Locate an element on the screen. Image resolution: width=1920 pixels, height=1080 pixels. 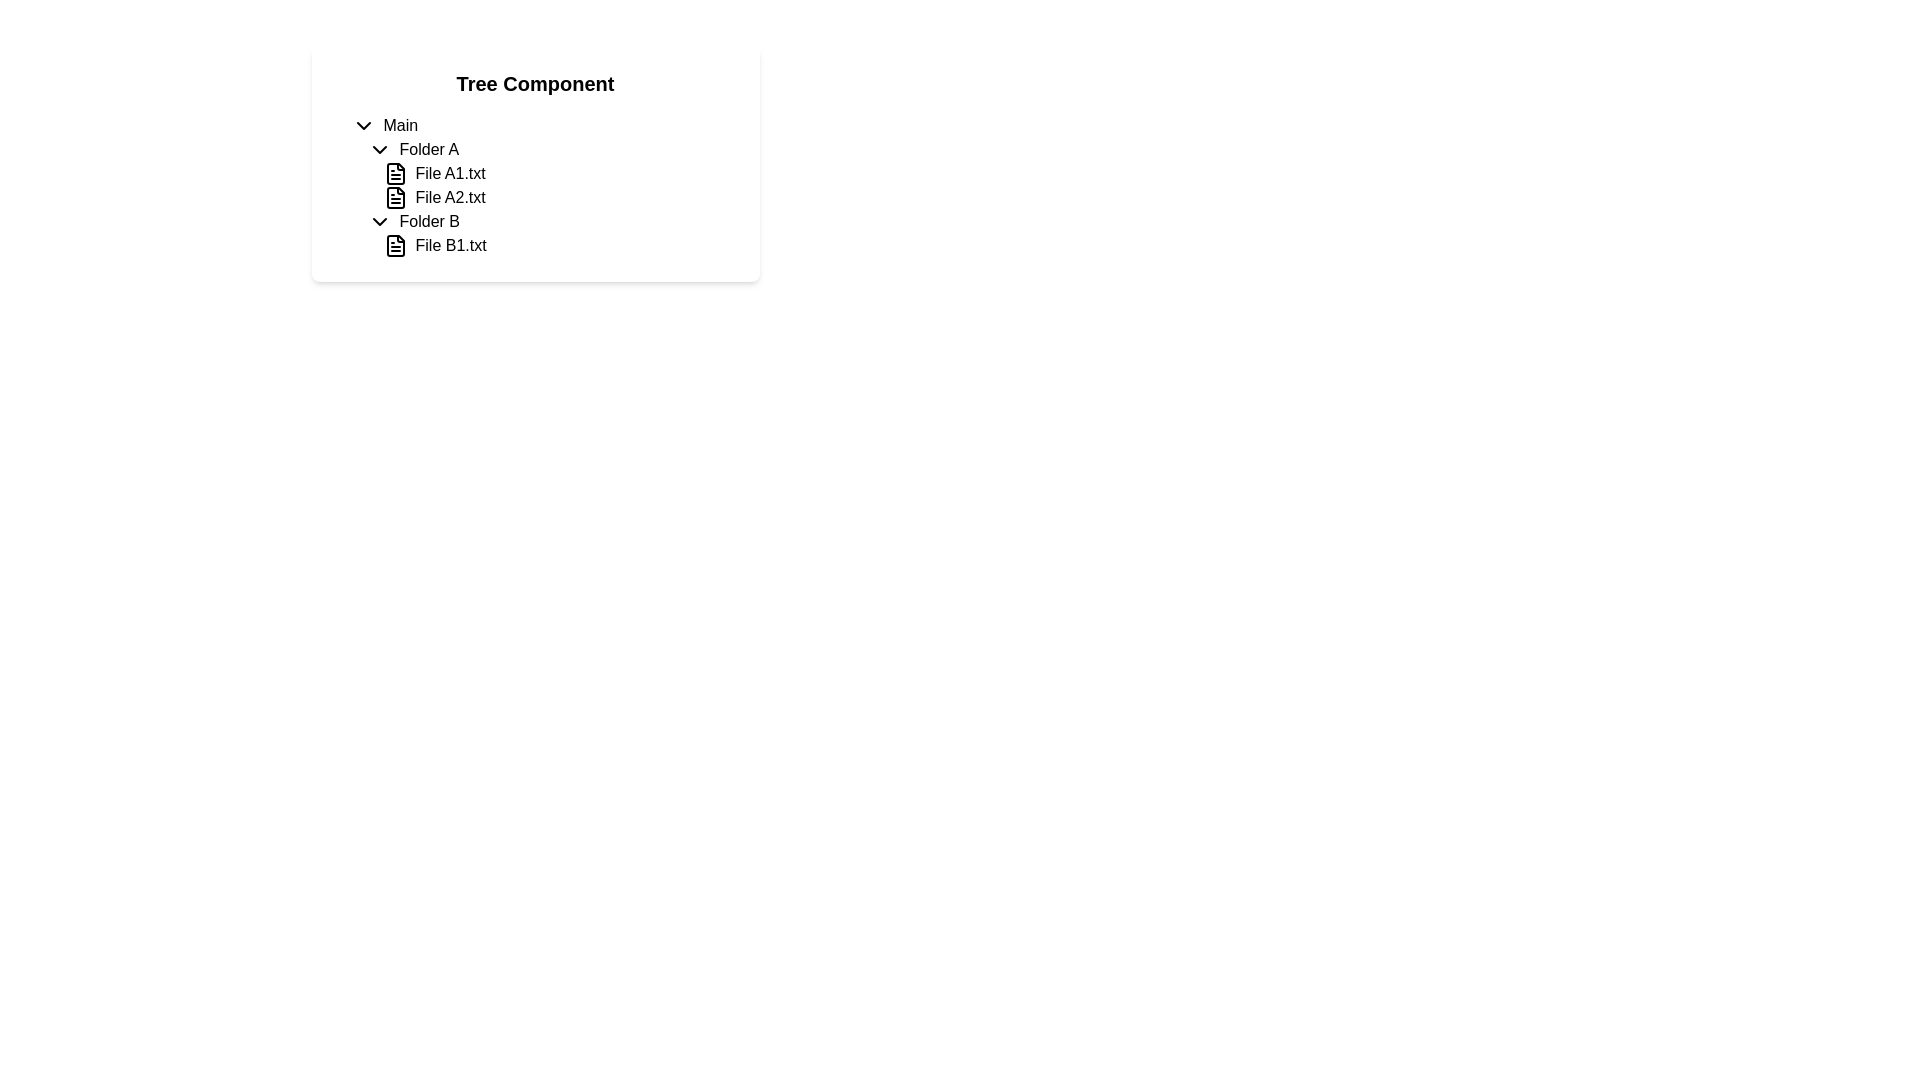
the text label 'File B1.txt' displayed in bold font is located at coordinates (450, 245).